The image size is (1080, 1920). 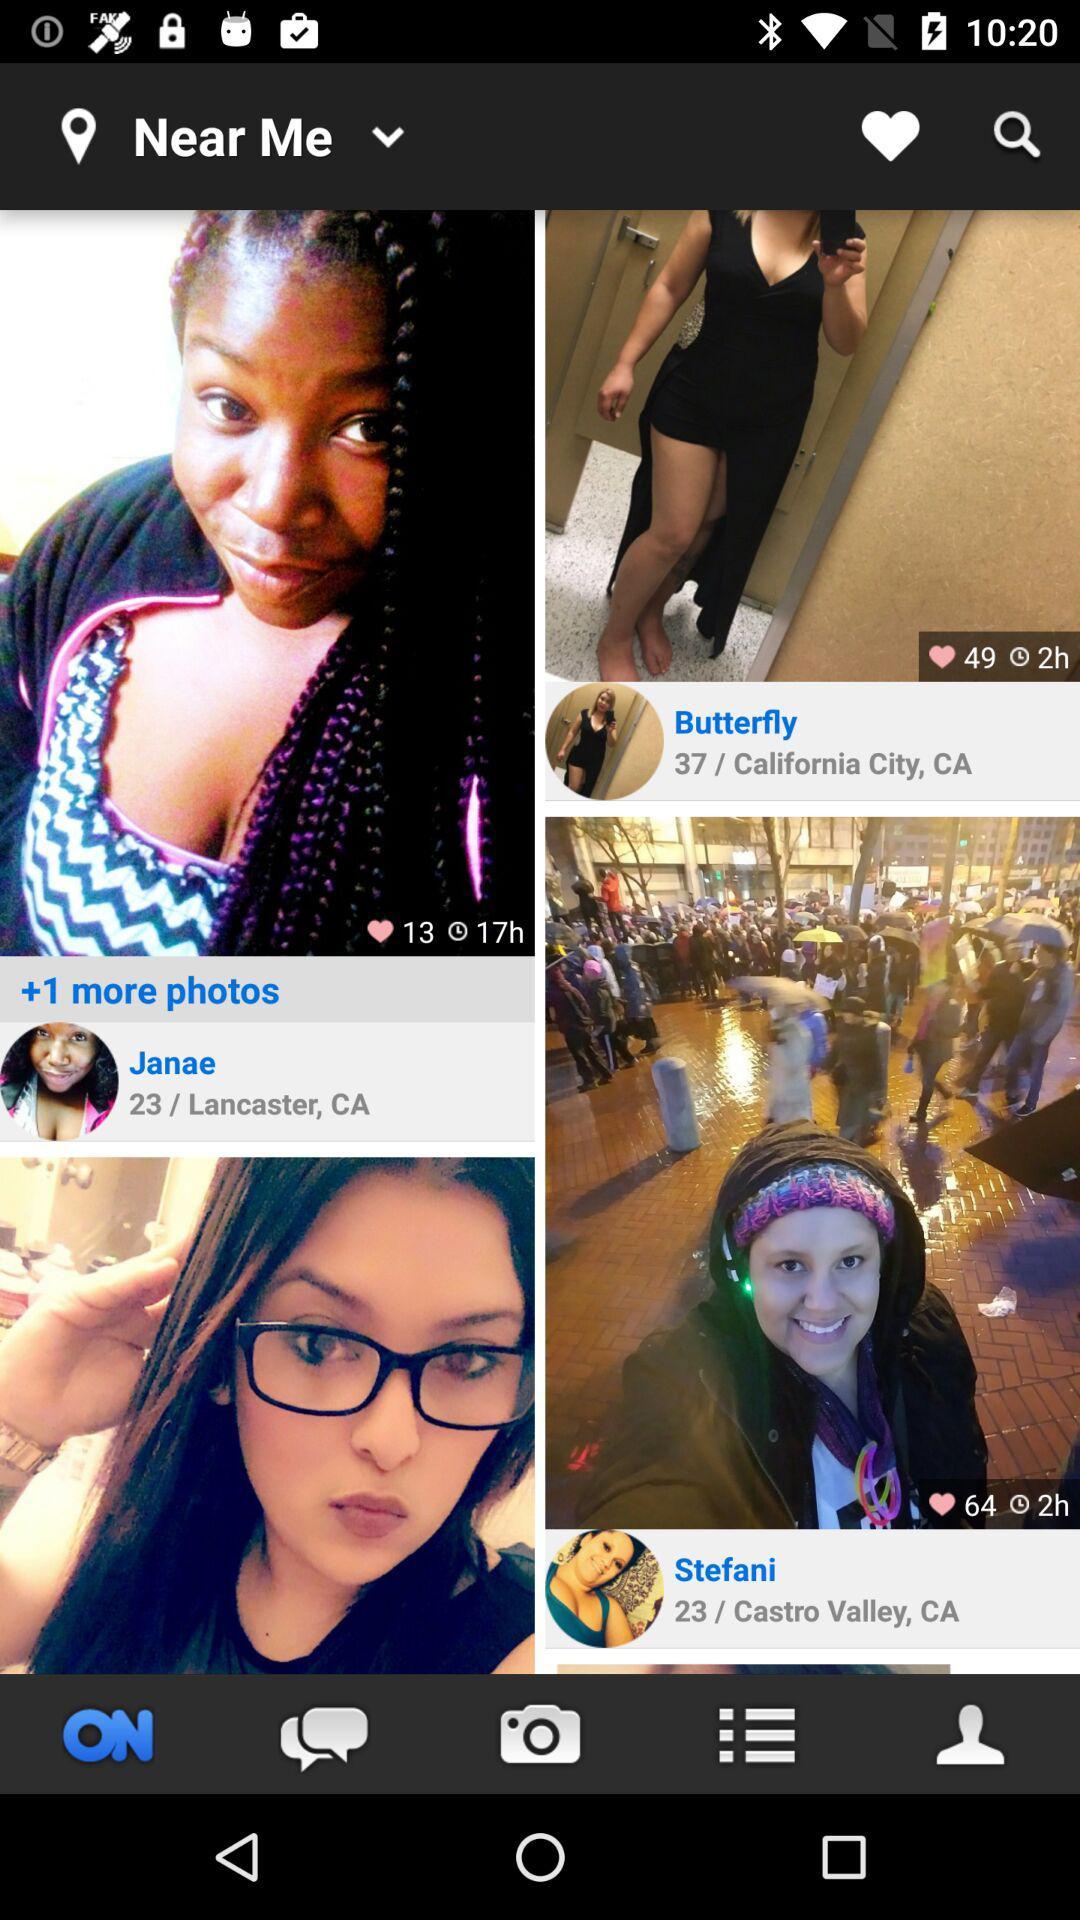 I want to click on click photo, so click(x=812, y=444).